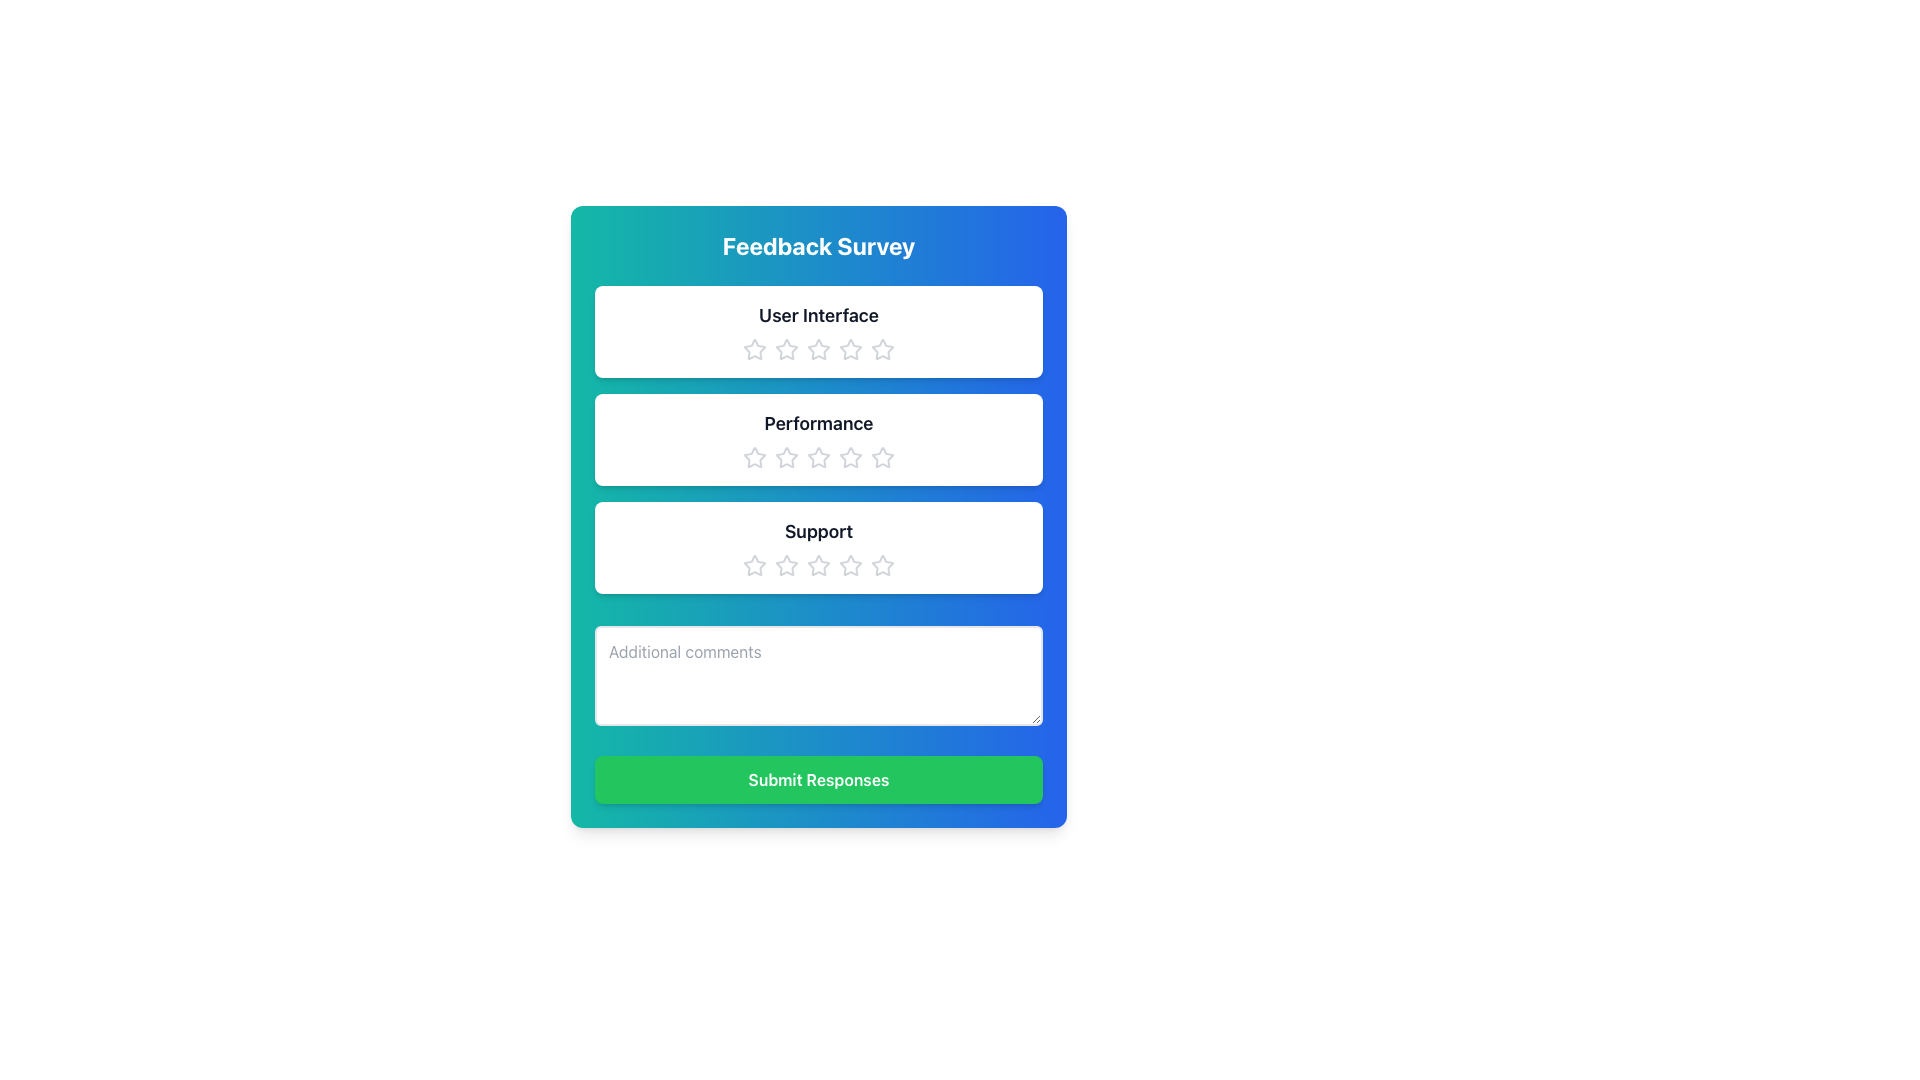 The image size is (1920, 1080). Describe the element at coordinates (753, 349) in the screenshot. I see `the first gray star icon in the row of five under the 'User Interface' label in the feedback section` at that location.